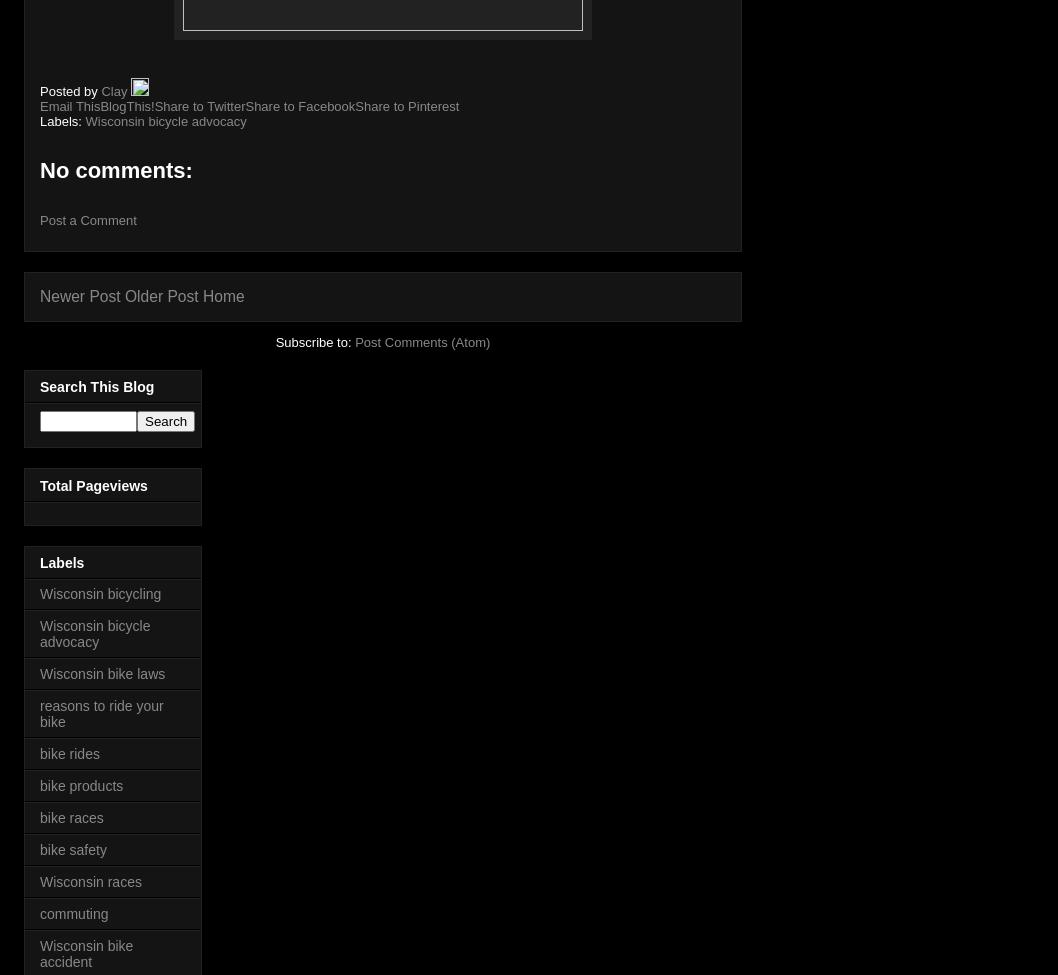  I want to click on 'commuting', so click(73, 912).